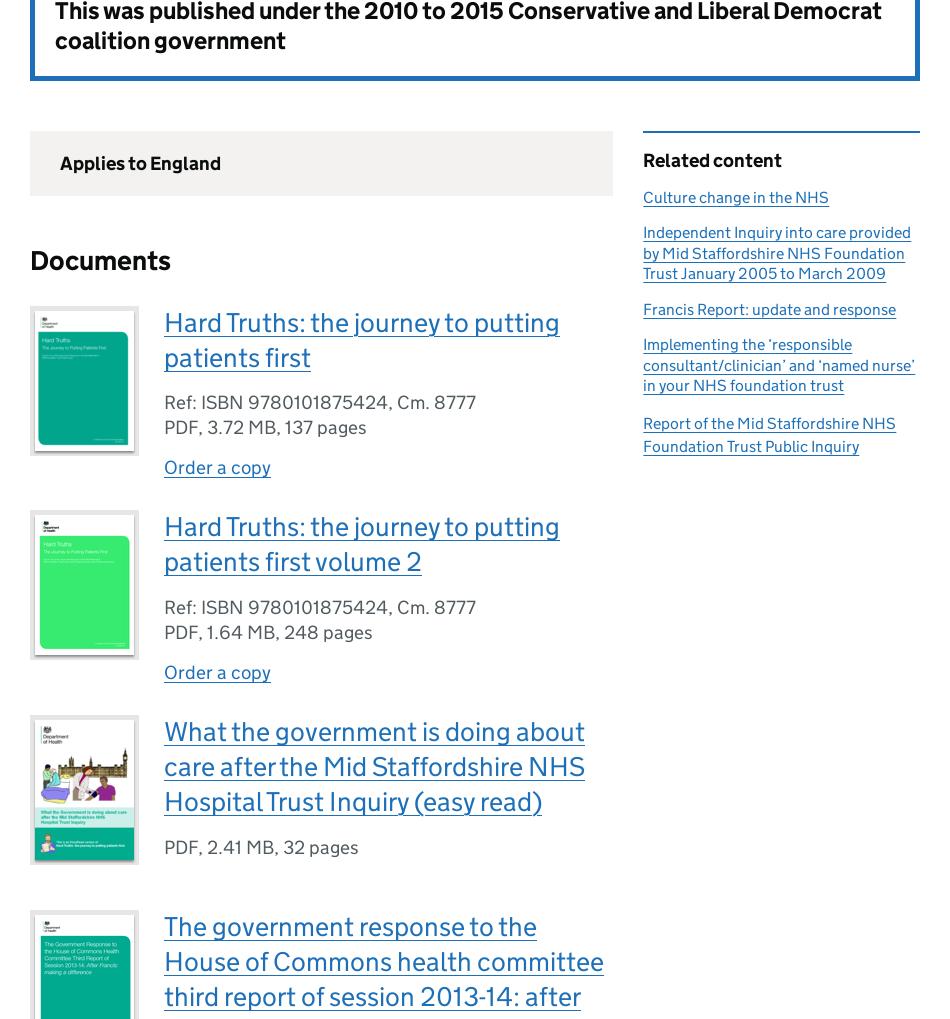  Describe the element at coordinates (240, 632) in the screenshot. I see `'1.64 MB'` at that location.